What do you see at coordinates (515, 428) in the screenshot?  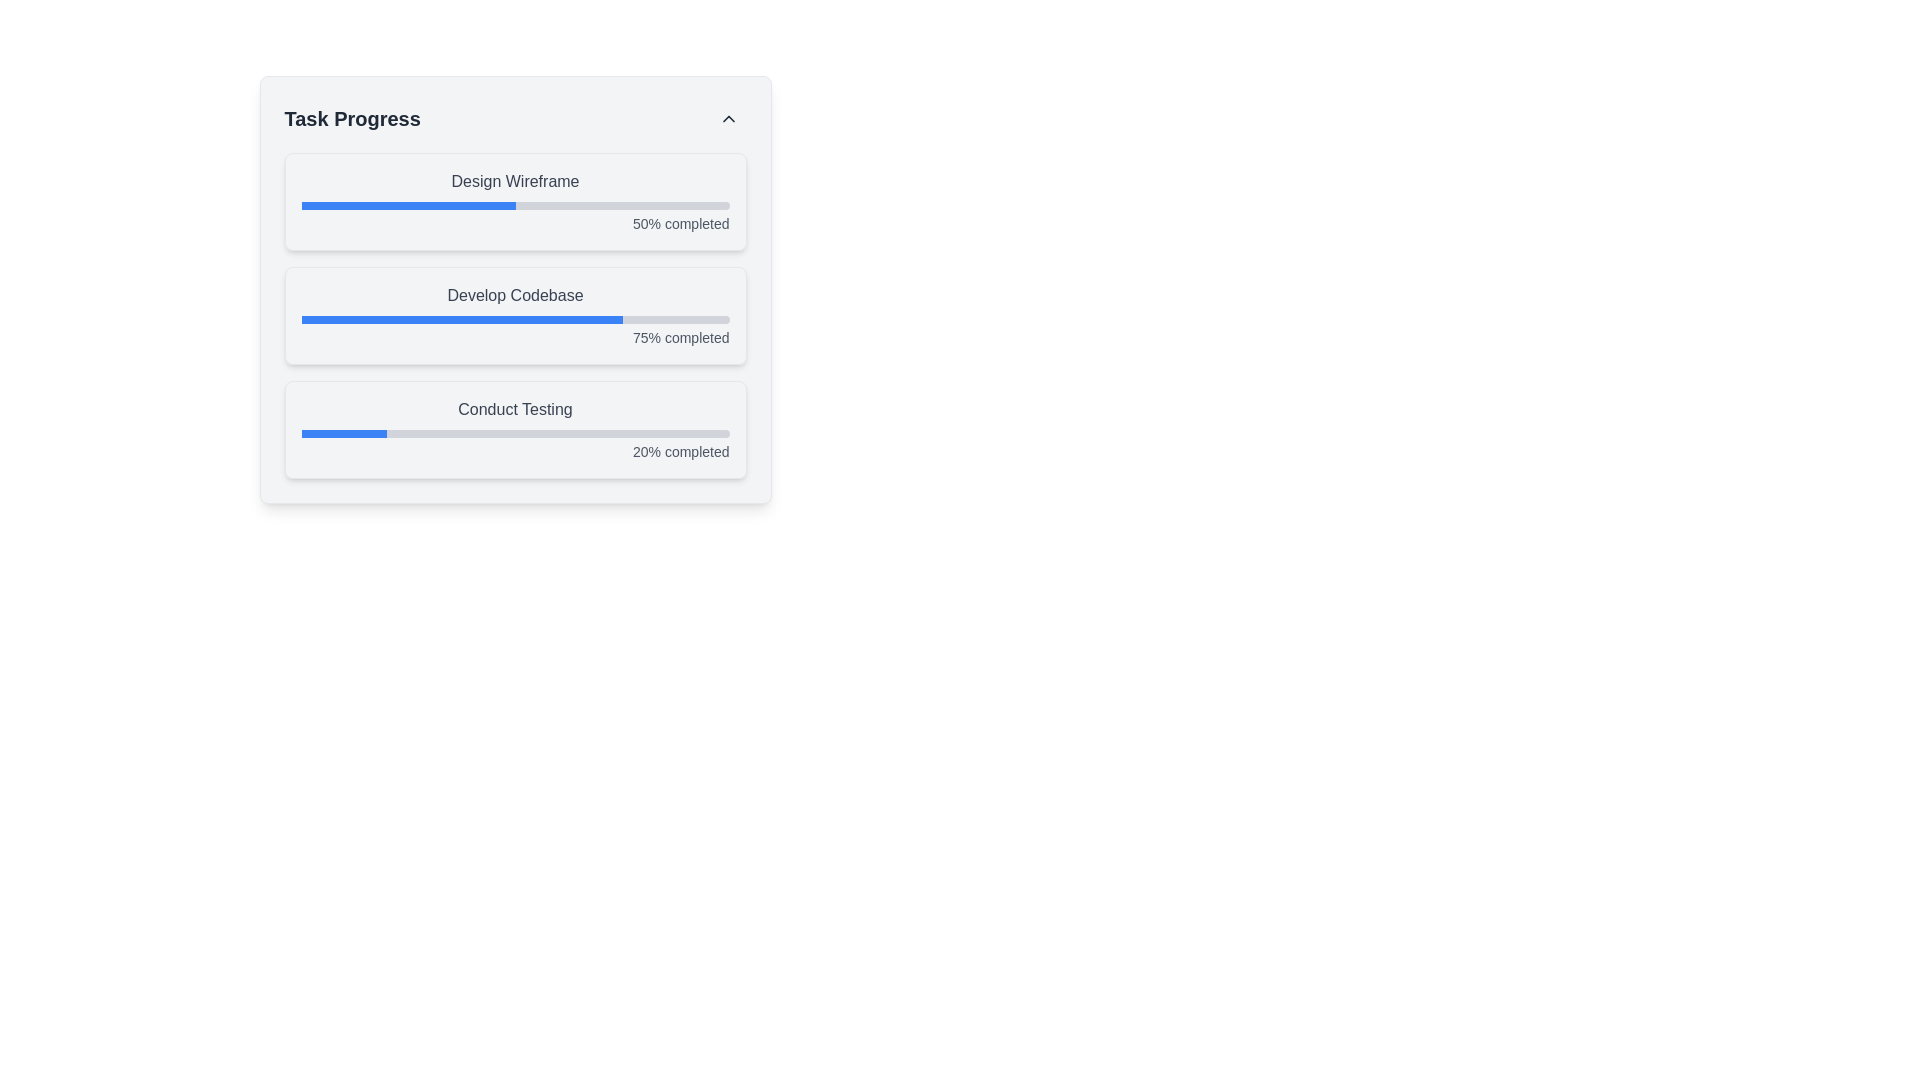 I see `the Progress Card displaying the progress of the 'Conduct Testing' task, located at the bottom of the vertical stack of progress cards` at bounding box center [515, 428].